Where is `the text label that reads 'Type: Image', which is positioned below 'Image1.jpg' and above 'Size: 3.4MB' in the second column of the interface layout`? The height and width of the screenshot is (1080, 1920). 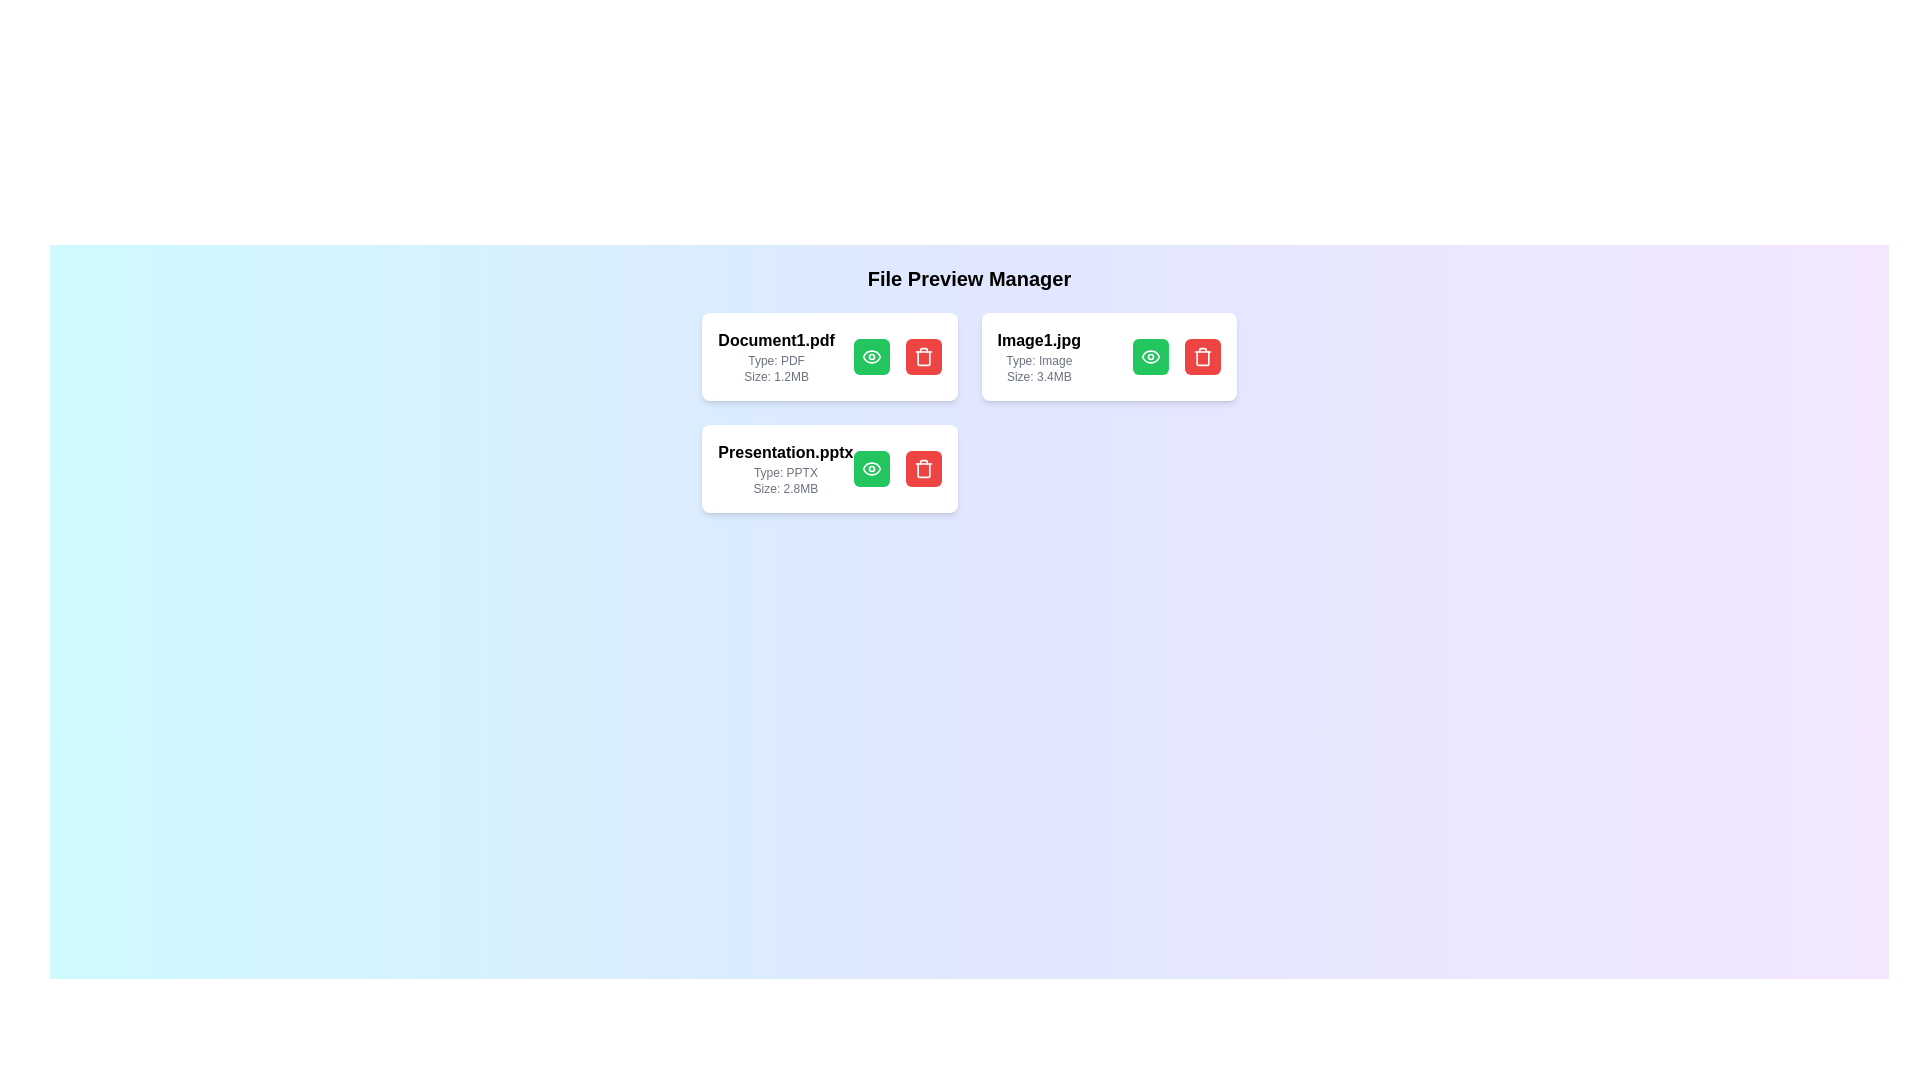 the text label that reads 'Type: Image', which is positioned below 'Image1.jpg' and above 'Size: 3.4MB' in the second column of the interface layout is located at coordinates (1039, 361).